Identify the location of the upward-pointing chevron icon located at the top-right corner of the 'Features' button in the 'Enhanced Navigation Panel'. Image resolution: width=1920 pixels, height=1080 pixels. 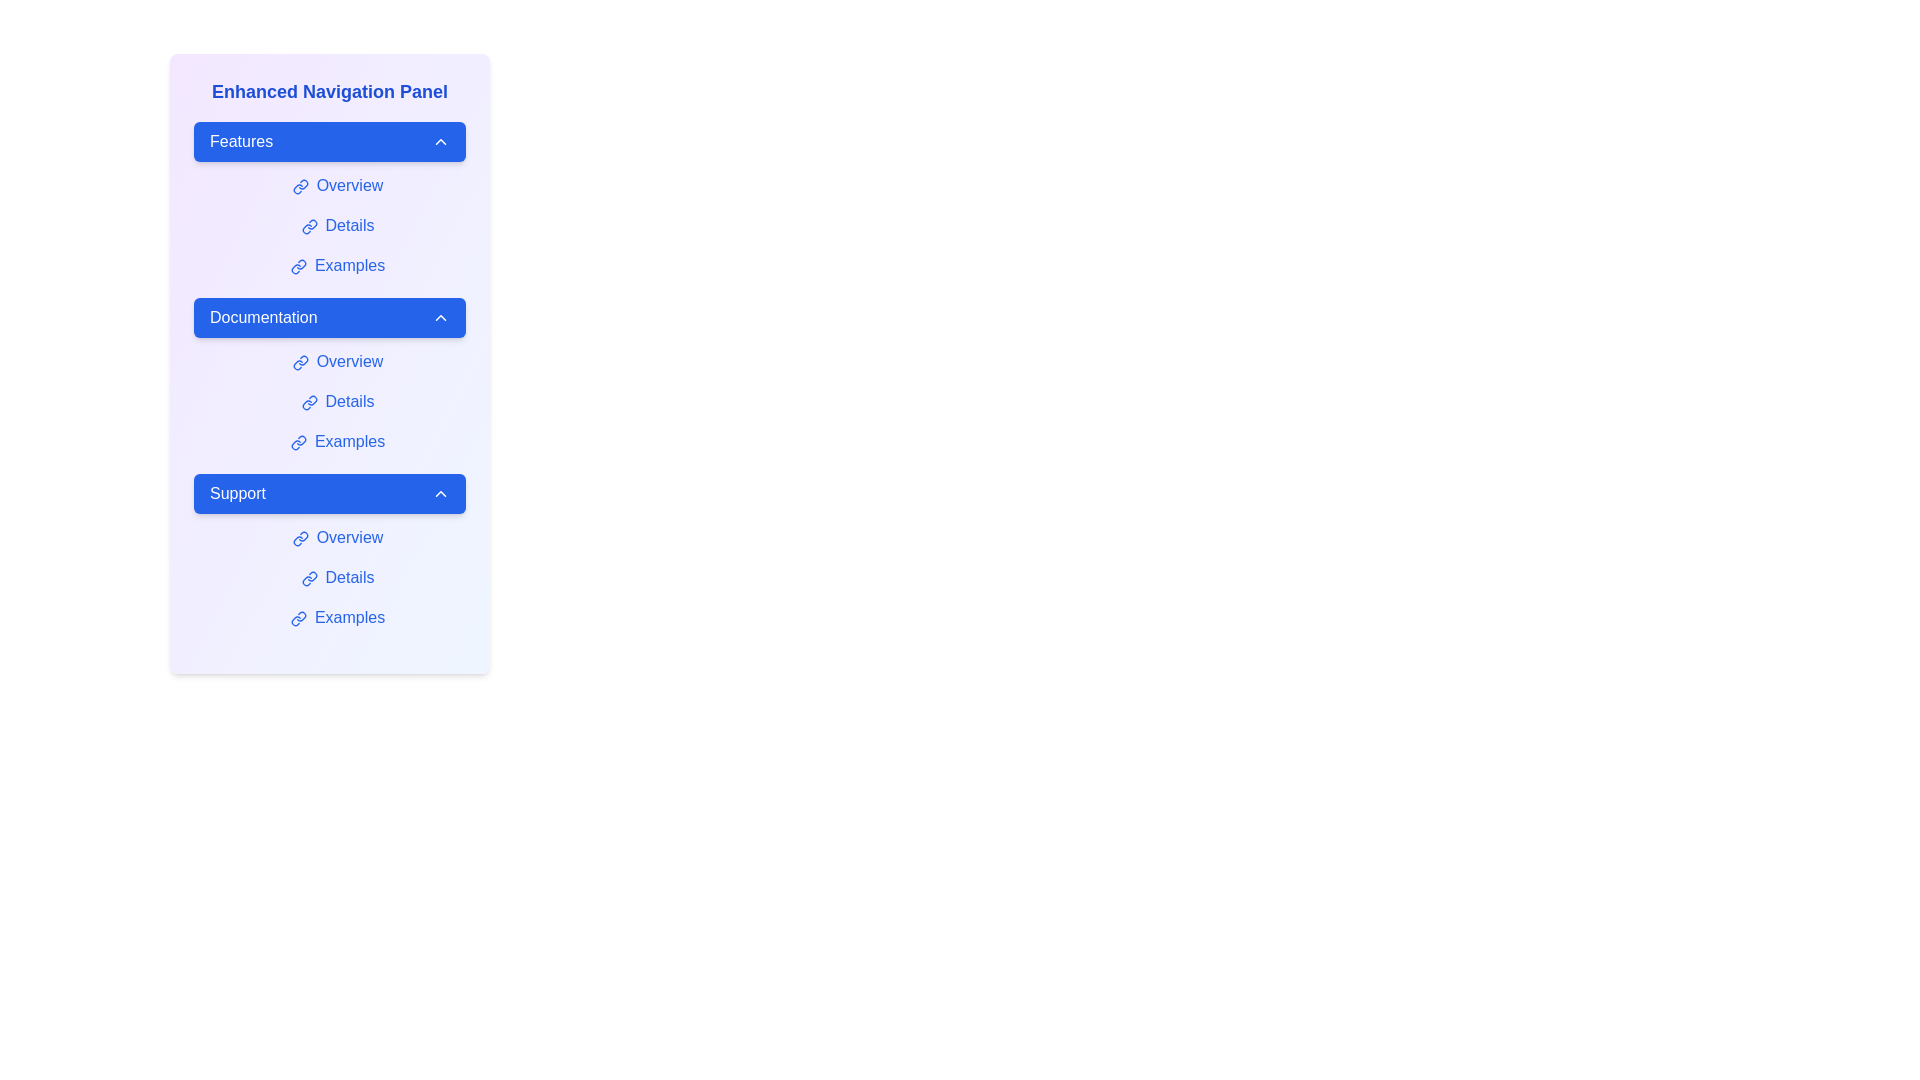
(440, 141).